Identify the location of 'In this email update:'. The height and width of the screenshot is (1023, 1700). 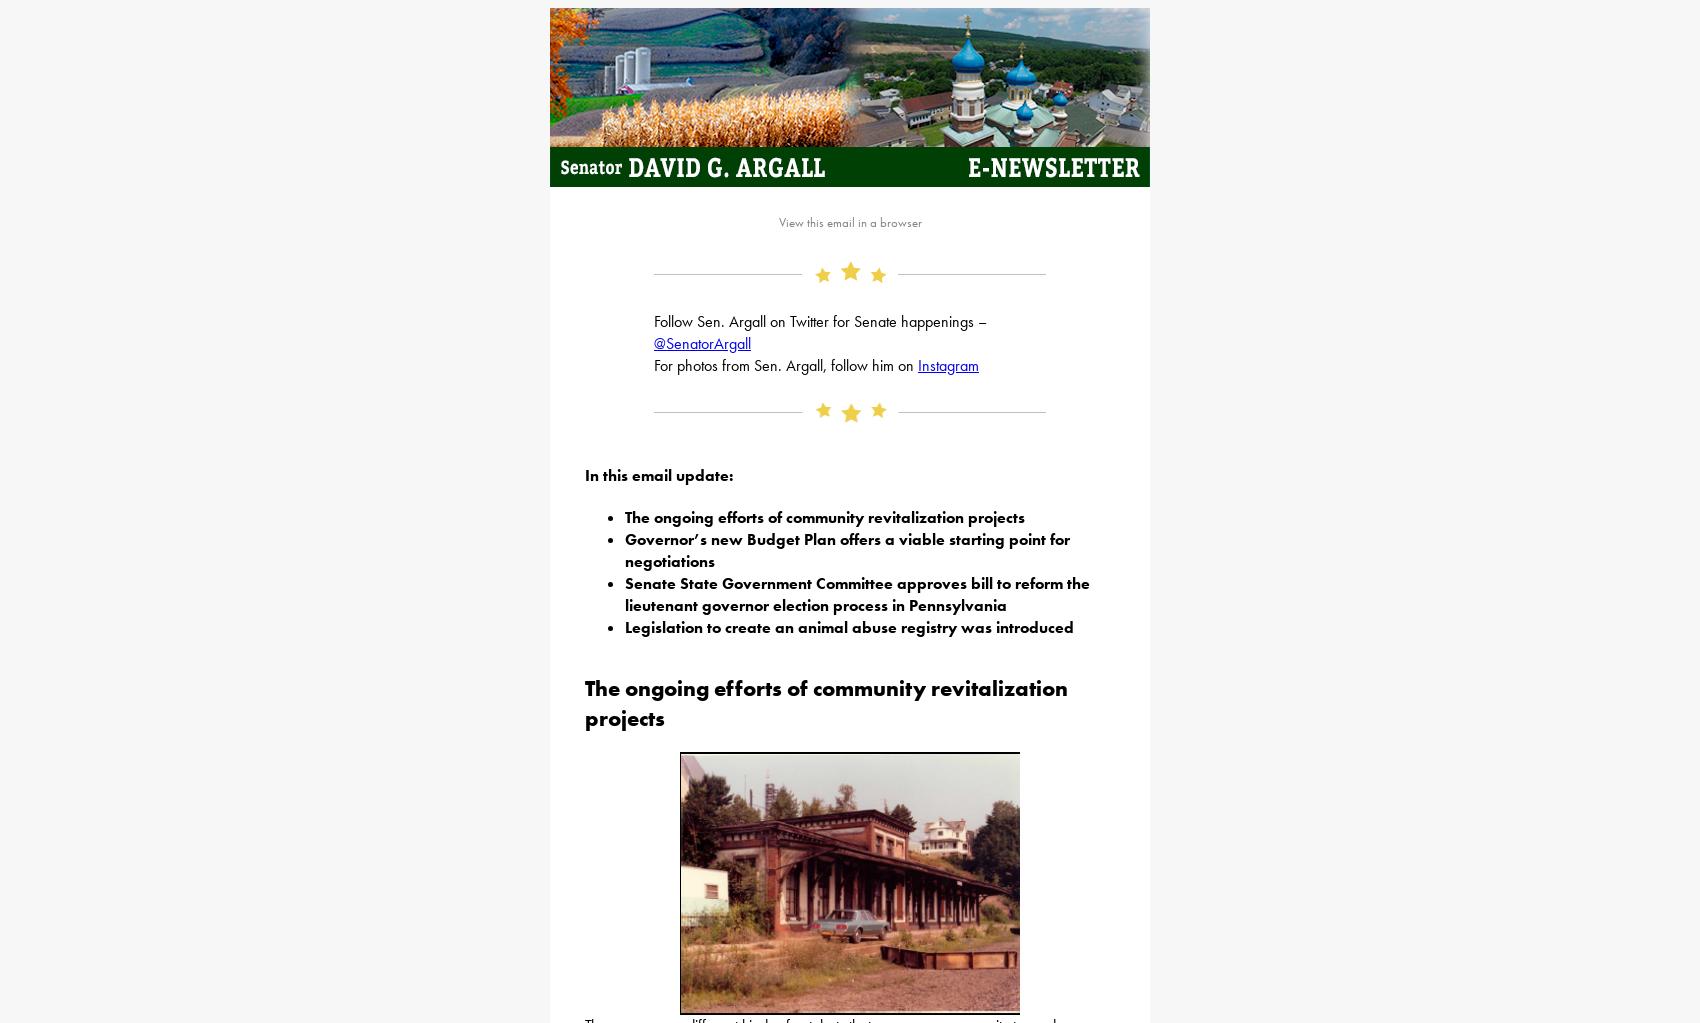
(658, 474).